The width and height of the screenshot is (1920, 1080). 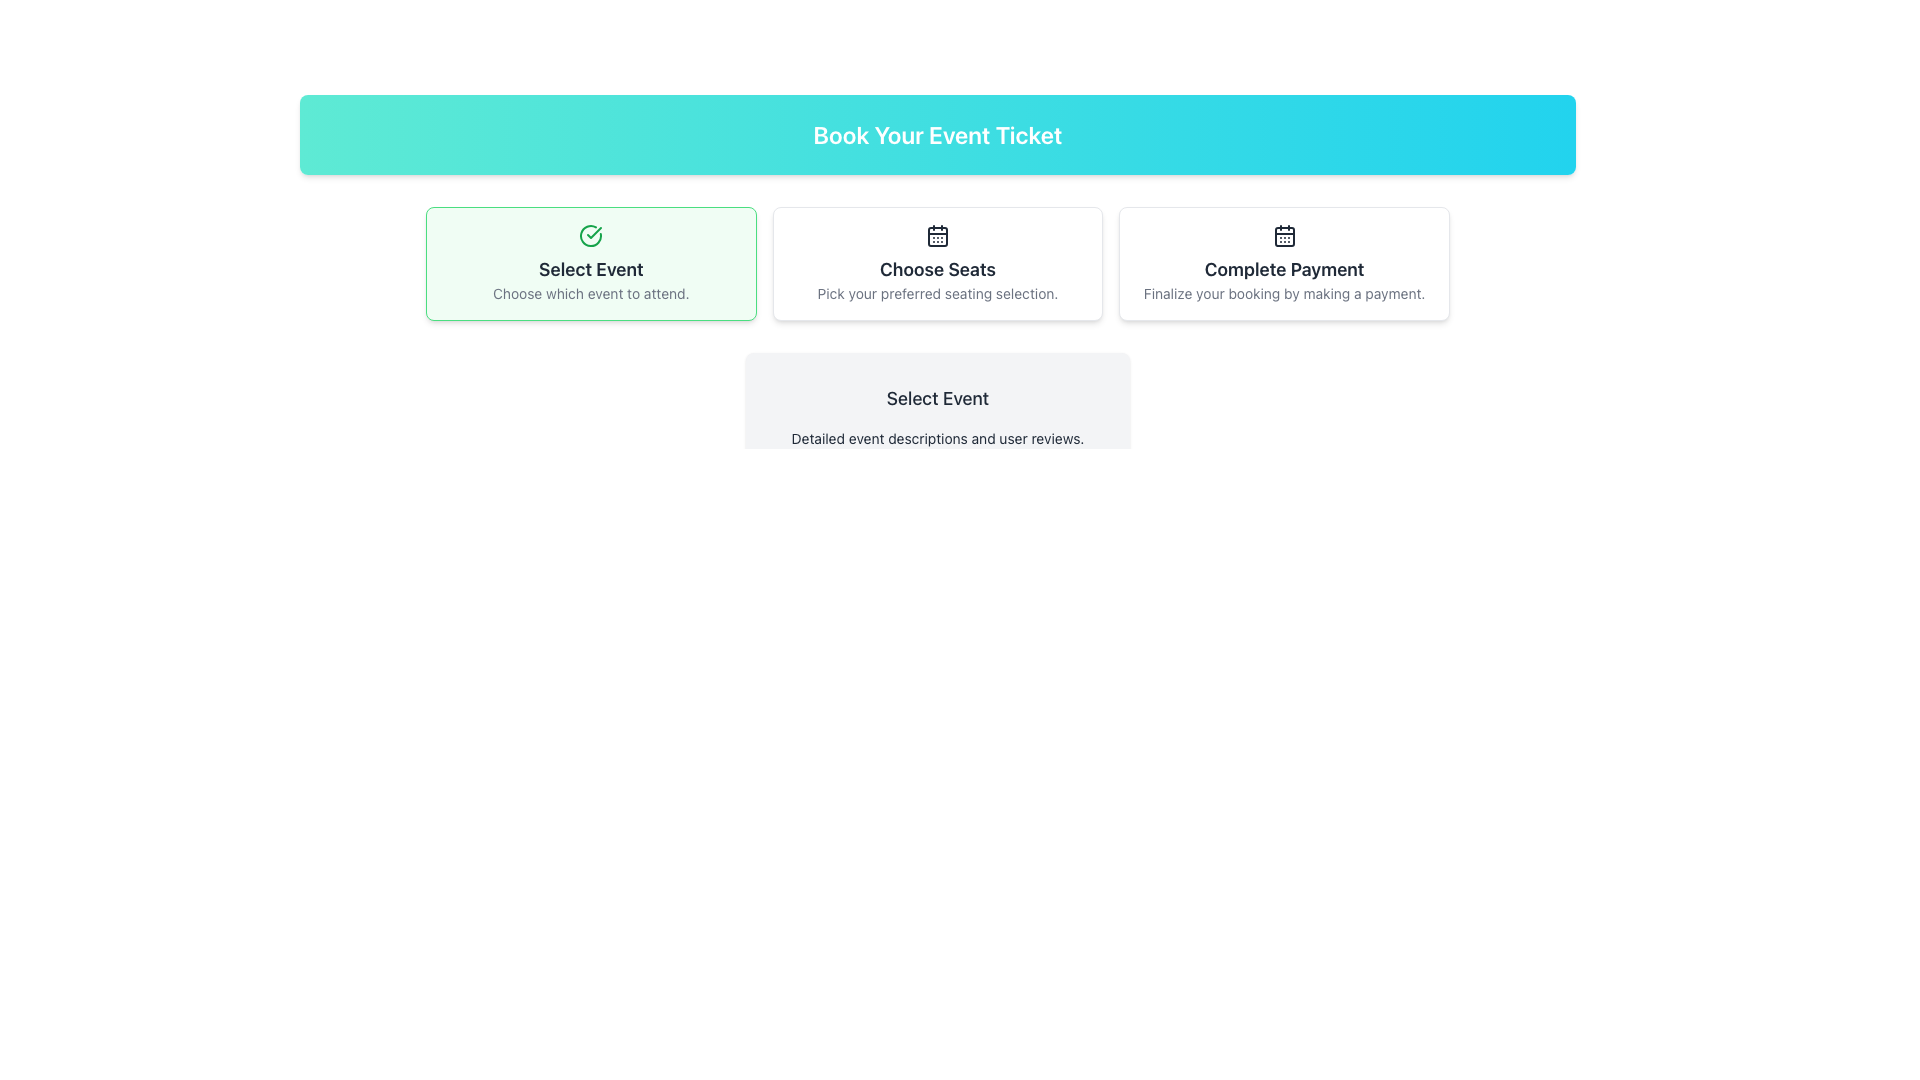 I want to click on the Informational card or panel that provides information about the 'Select Event' functionality, which is located in the second row between the 'Book Your Event Ticket' banner and the navigation controls, so click(x=936, y=415).